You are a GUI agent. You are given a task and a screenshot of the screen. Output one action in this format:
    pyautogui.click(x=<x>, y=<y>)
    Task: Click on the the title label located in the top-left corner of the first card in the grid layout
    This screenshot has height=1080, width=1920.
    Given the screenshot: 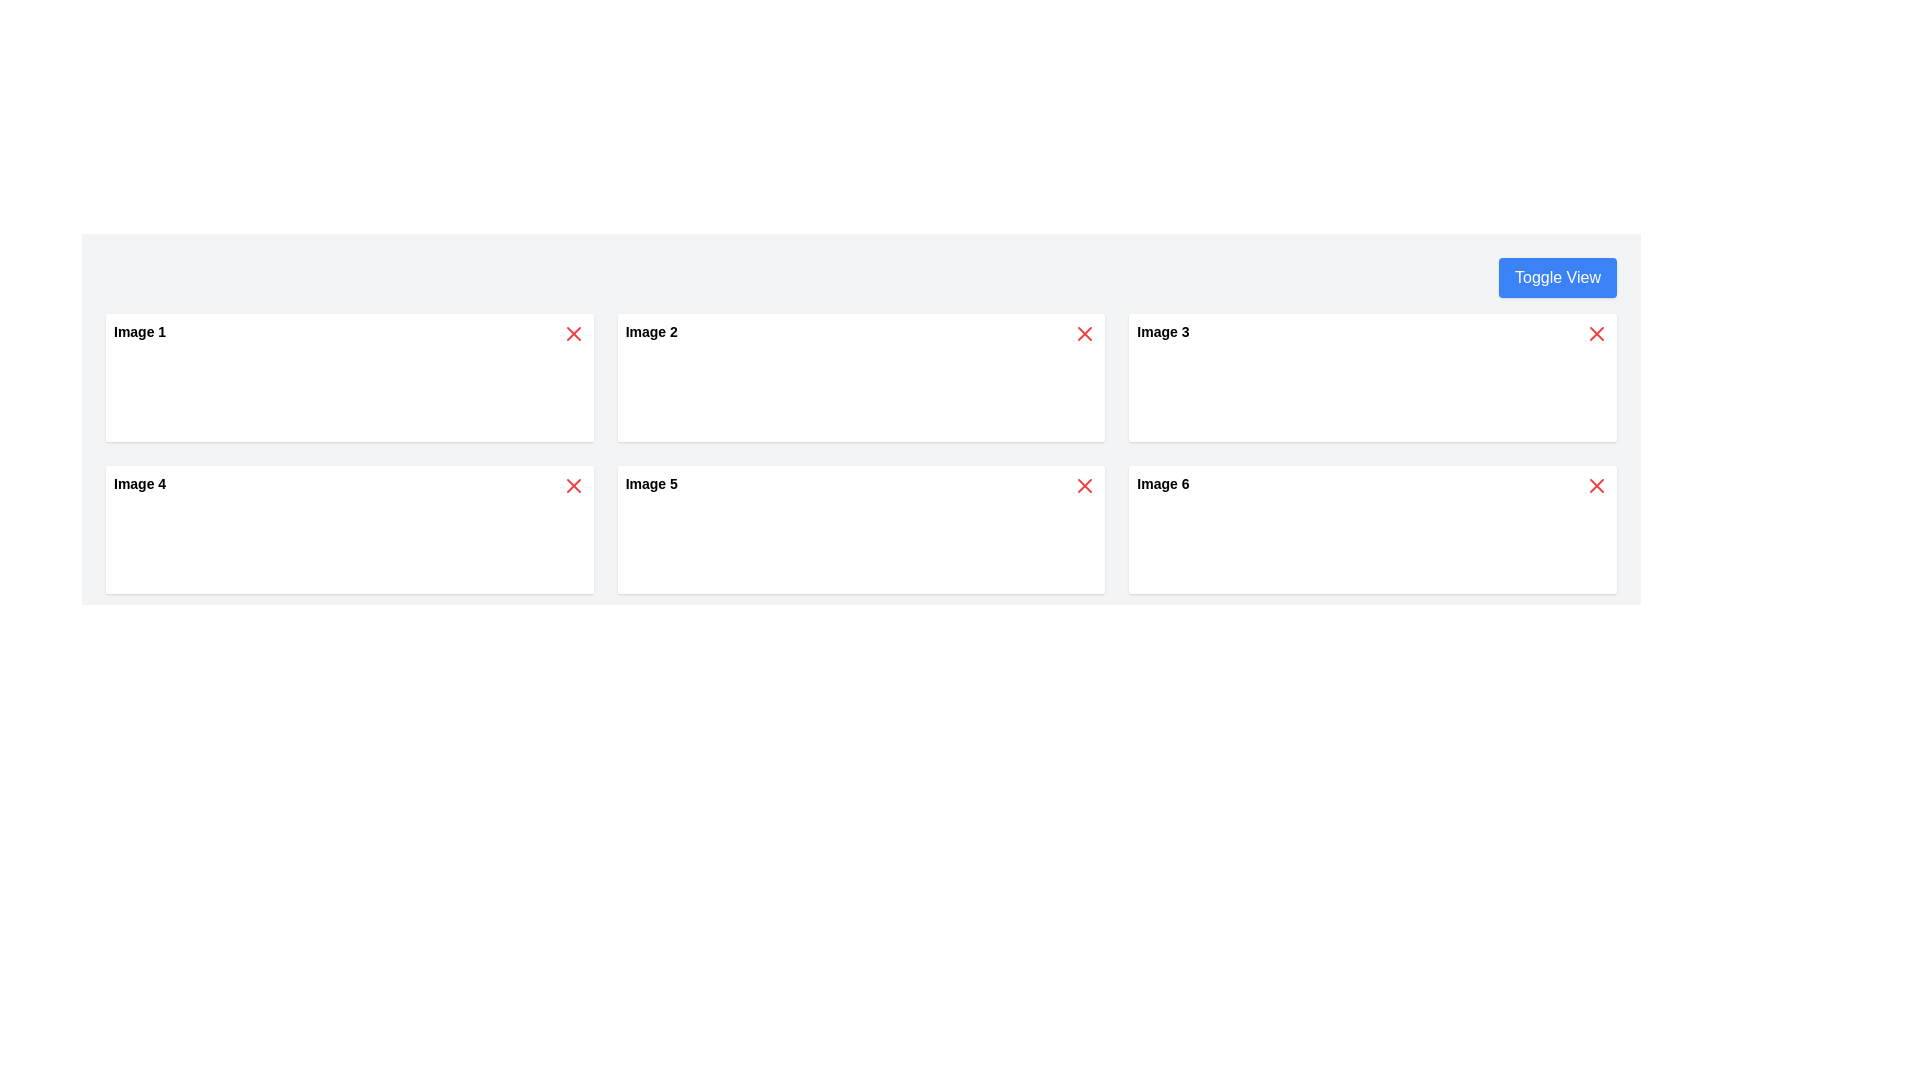 What is the action you would take?
    pyautogui.click(x=139, y=330)
    